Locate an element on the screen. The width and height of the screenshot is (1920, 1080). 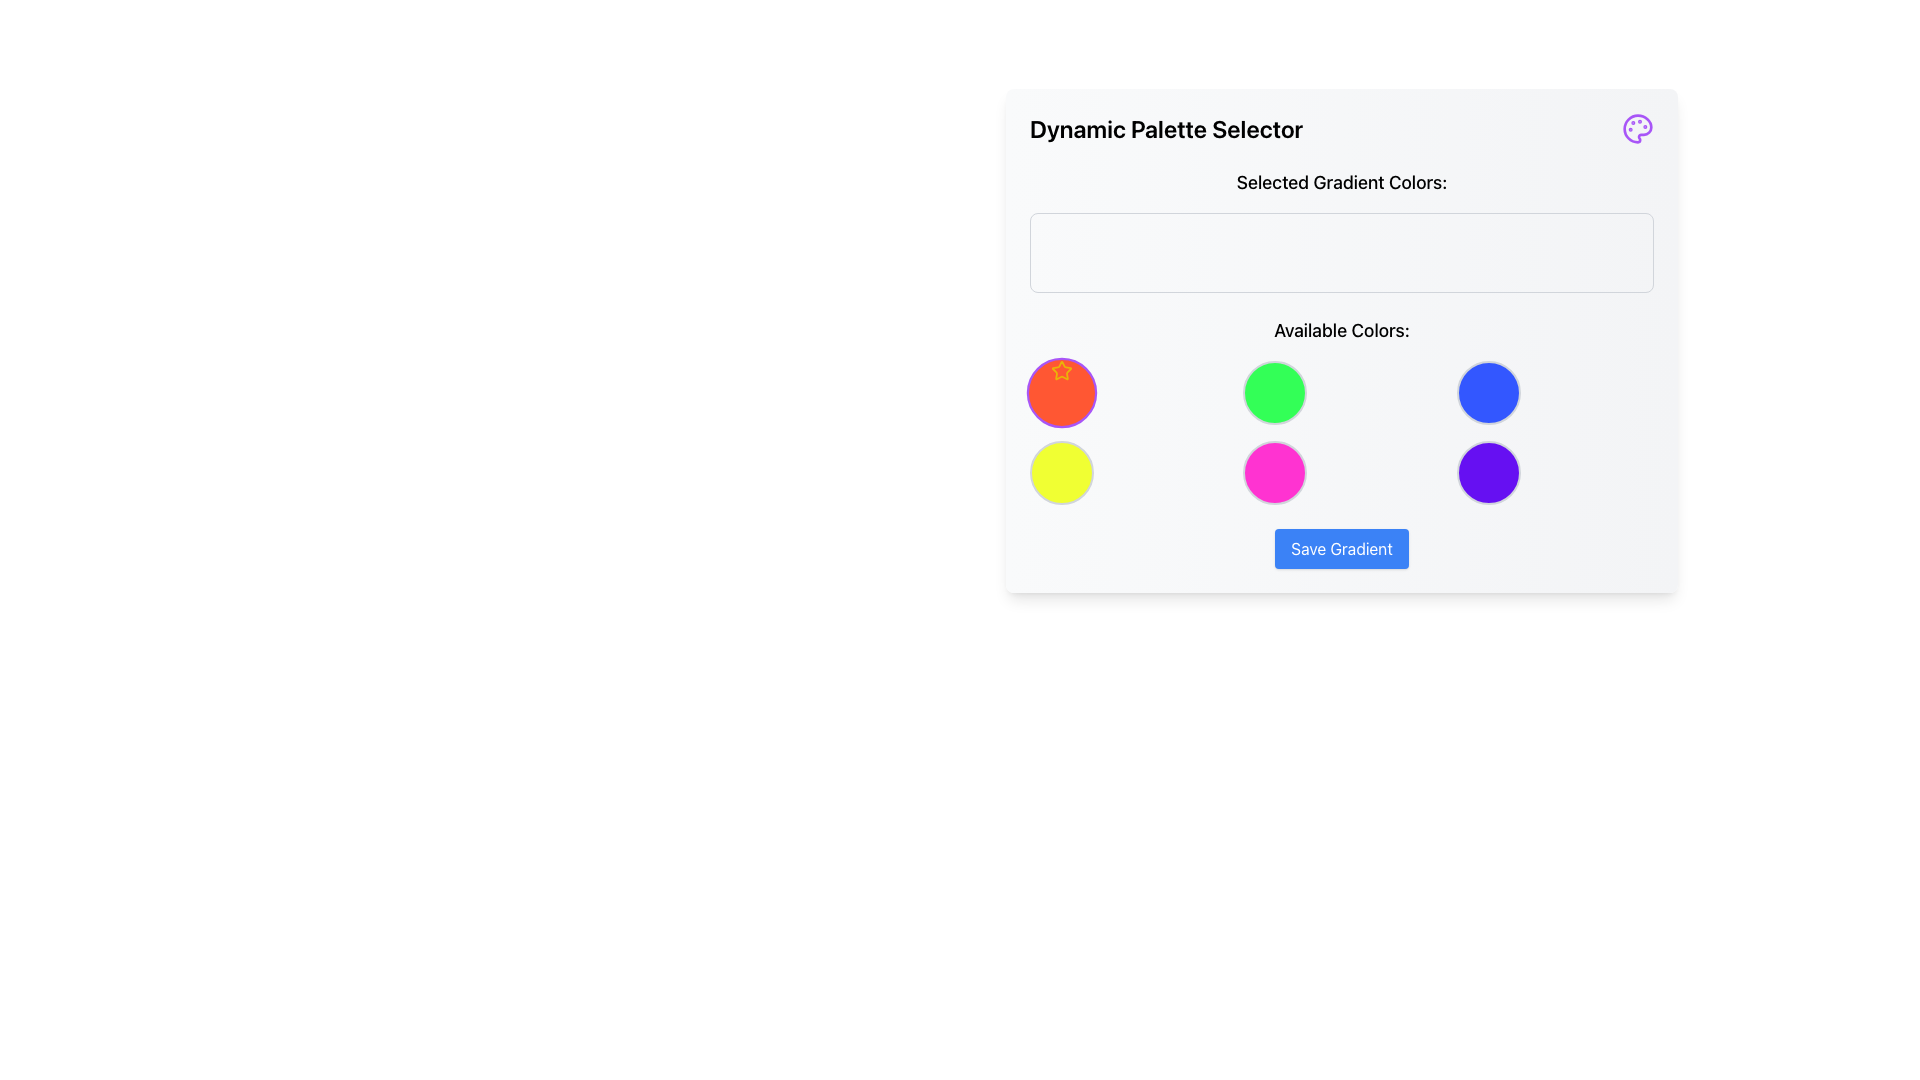
the text label indicating the section for available color choices, located centrally beneath the 'Selected Gradient Colors:' input field is located at coordinates (1342, 330).